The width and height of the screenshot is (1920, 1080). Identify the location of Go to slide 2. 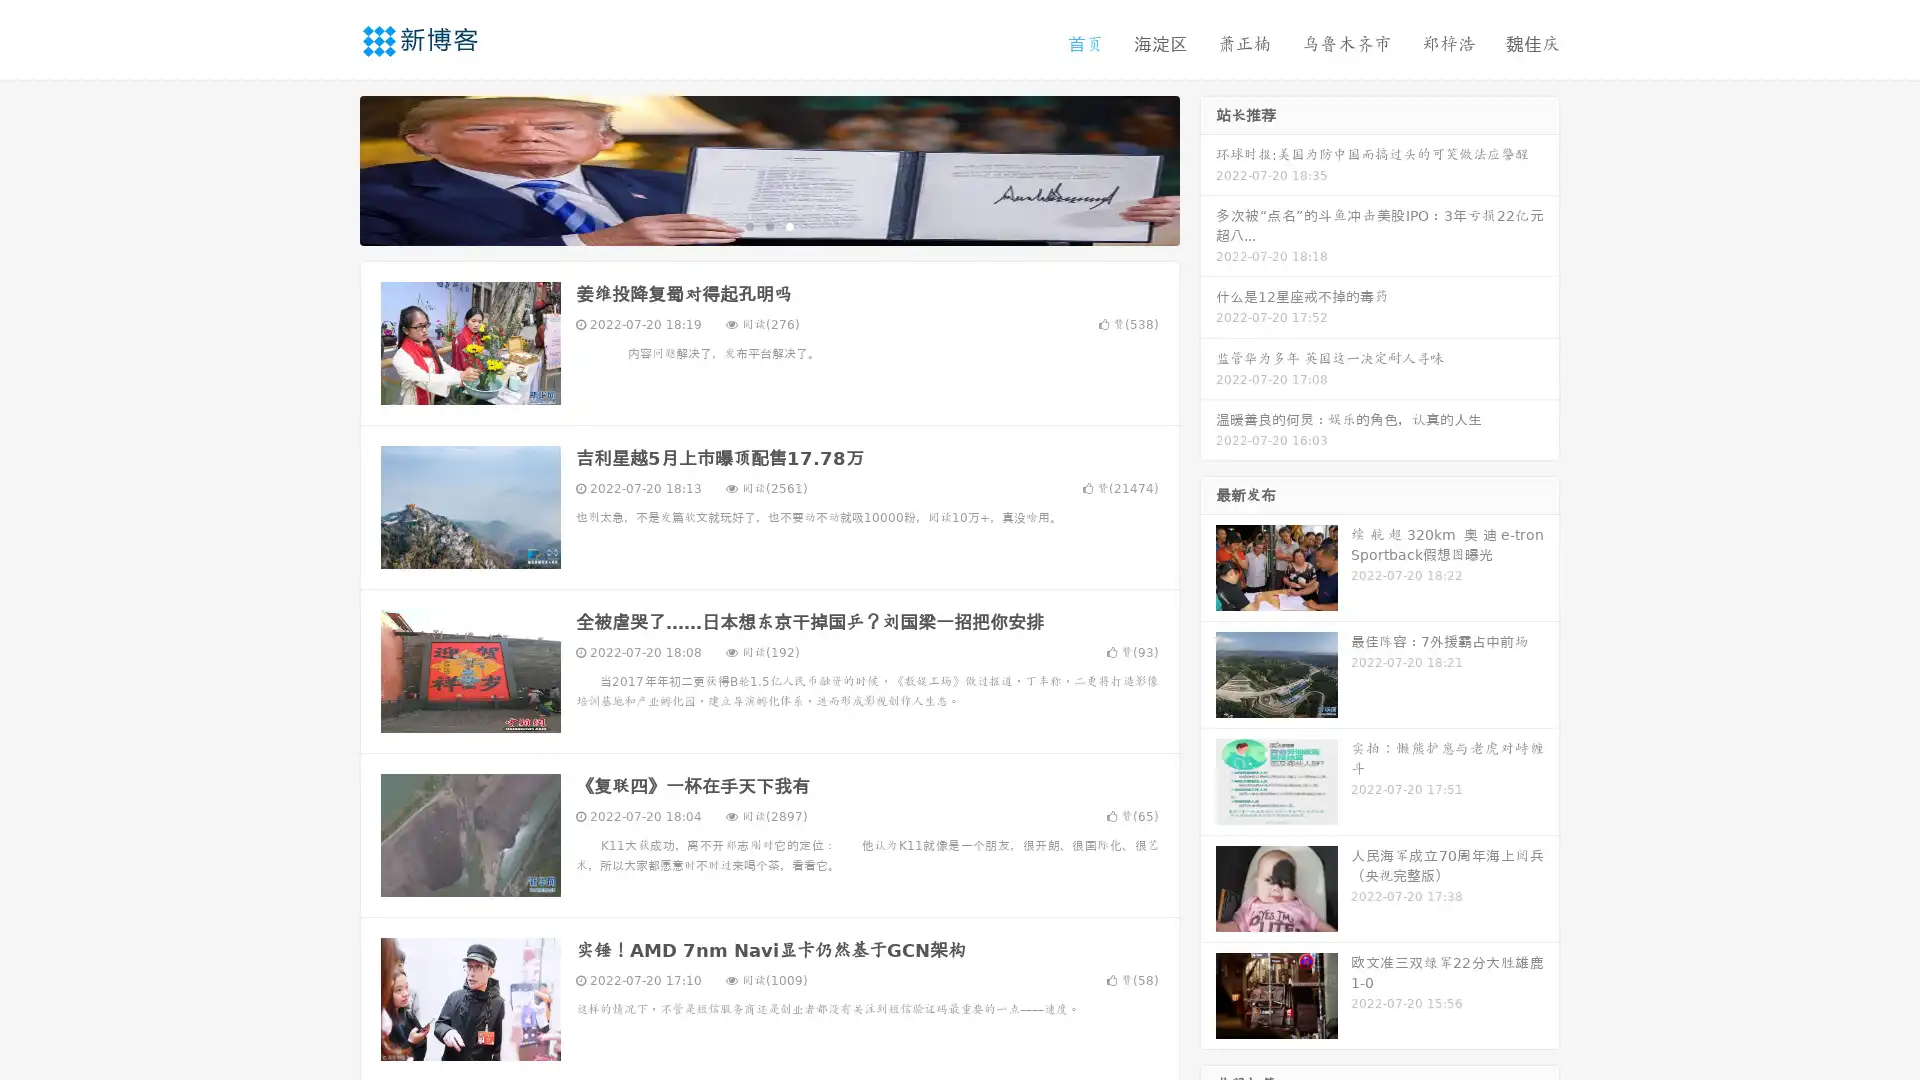
(768, 225).